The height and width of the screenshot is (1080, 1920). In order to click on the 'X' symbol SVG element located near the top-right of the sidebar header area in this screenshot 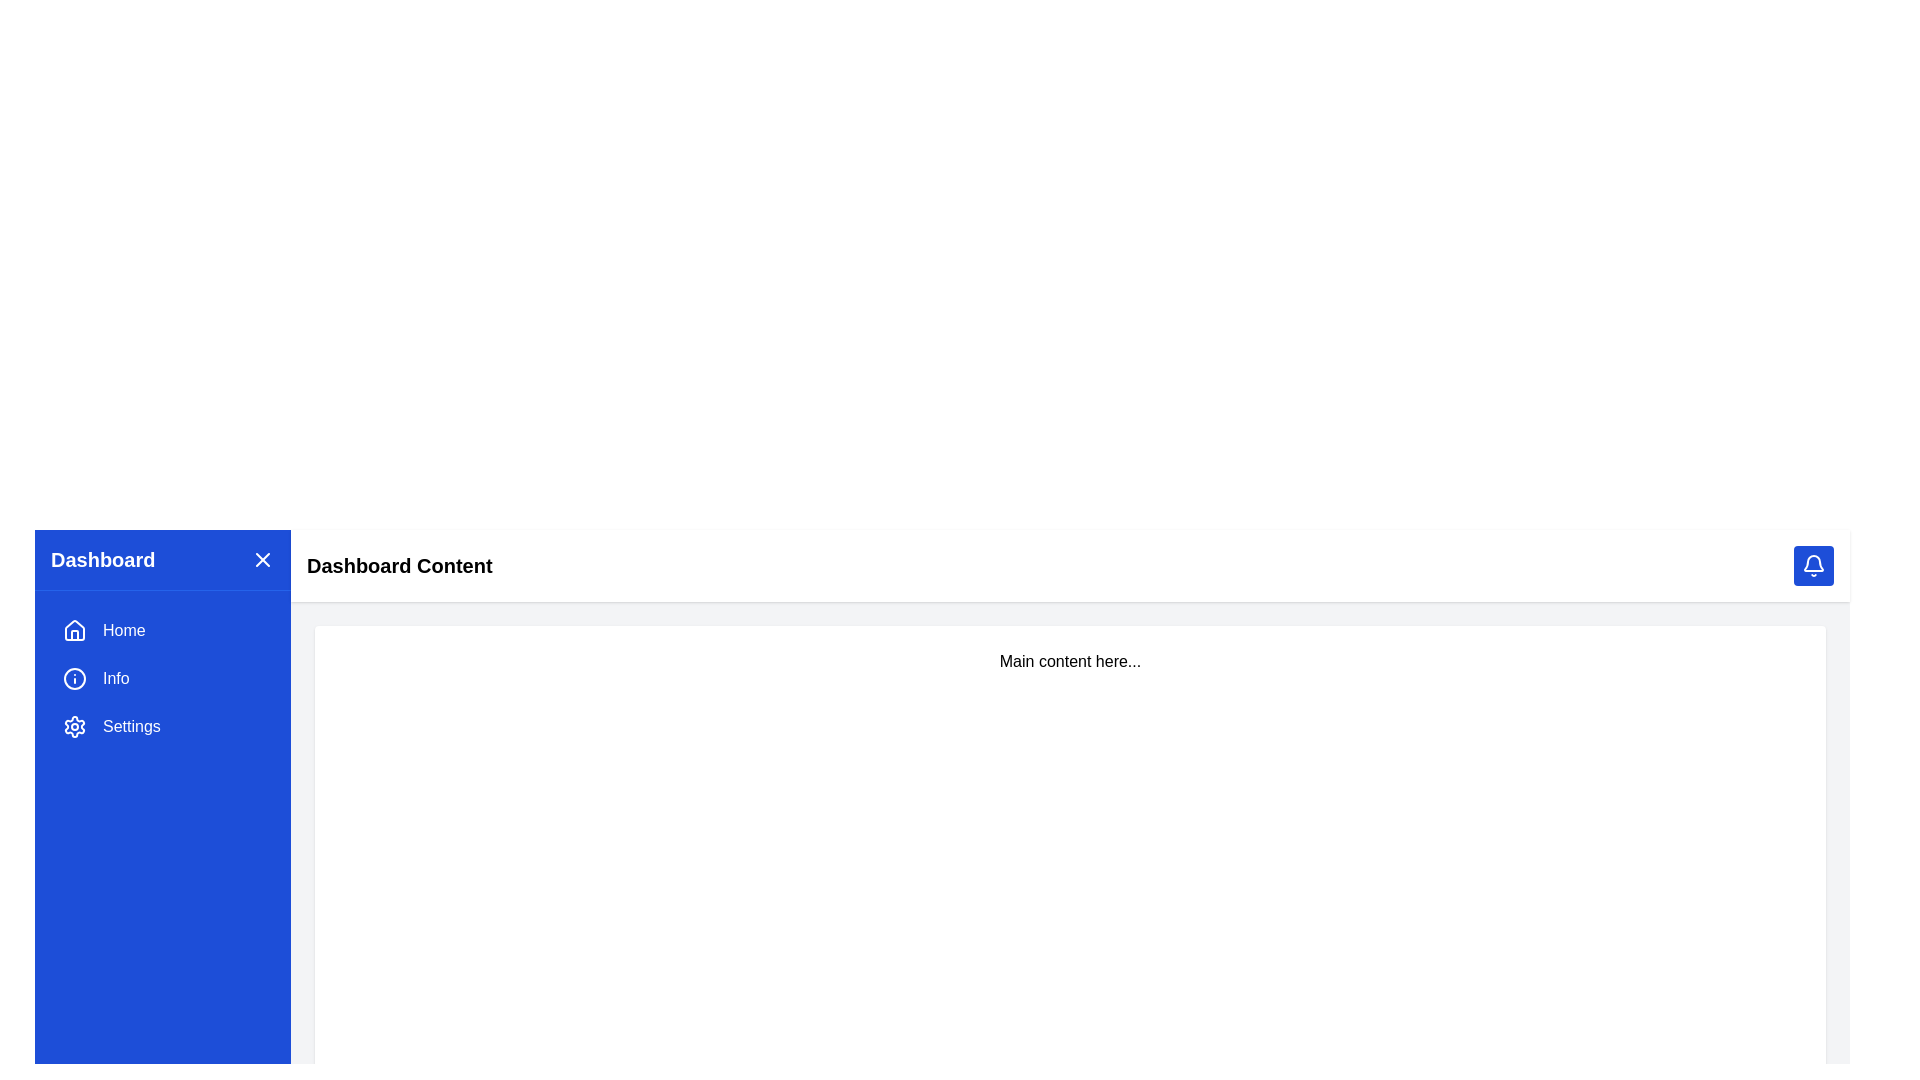, I will do `click(262, 559)`.